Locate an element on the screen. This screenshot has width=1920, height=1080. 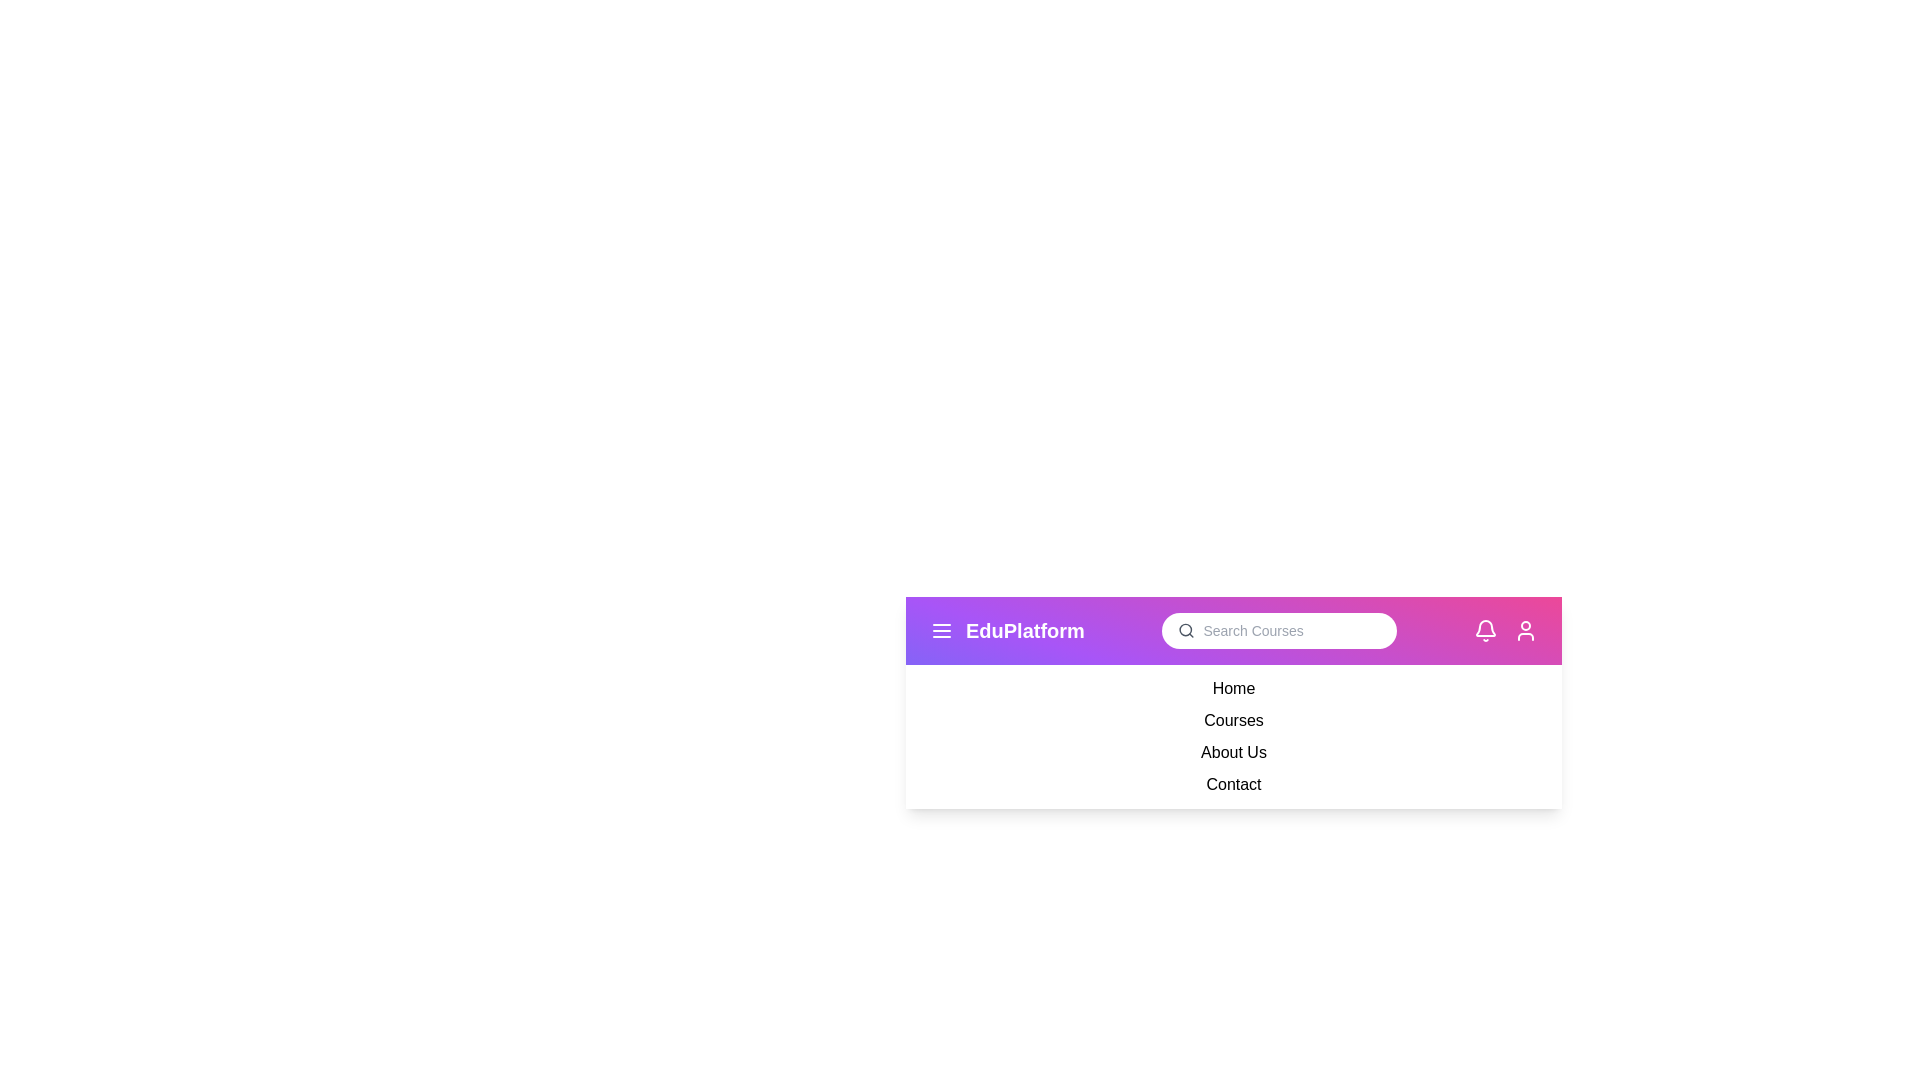
the dropdown menu item Home is located at coordinates (1232, 688).